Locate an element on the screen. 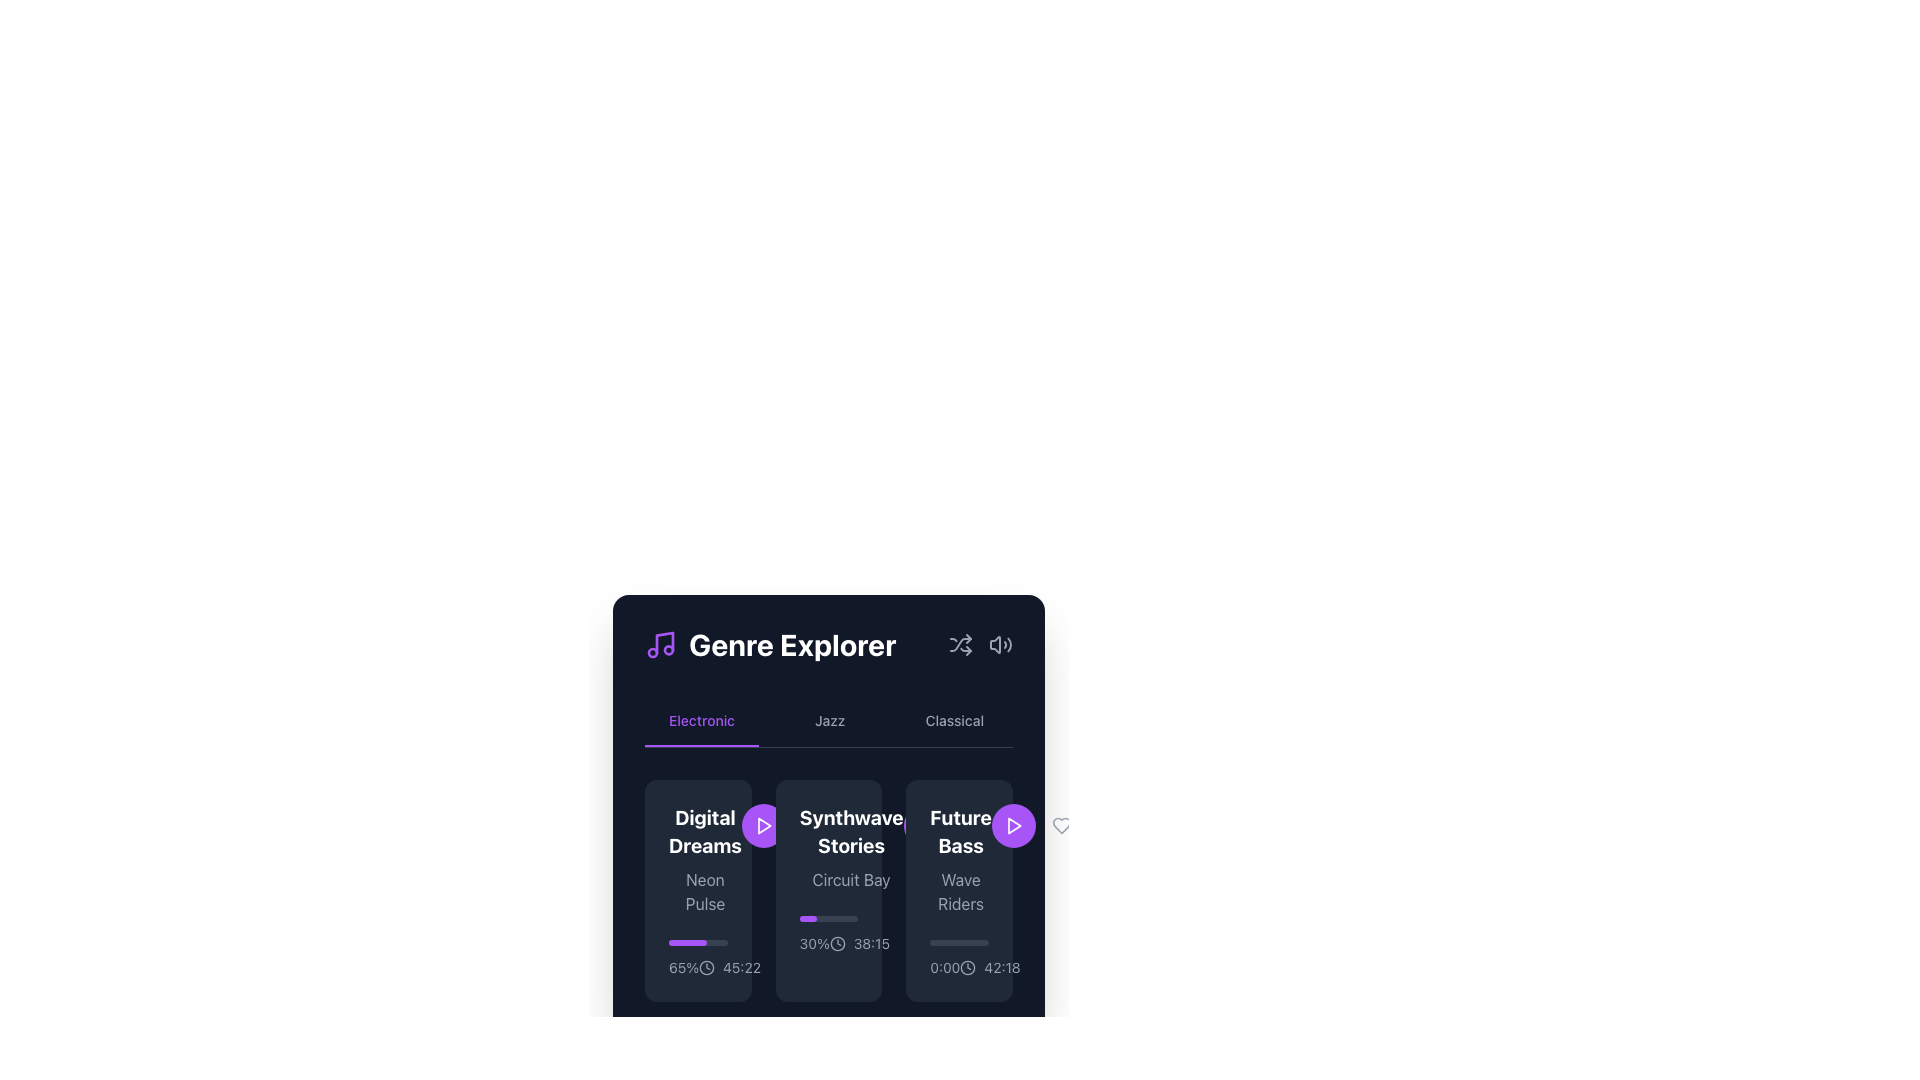 The height and width of the screenshot is (1080, 1920). the Progress Bar located within the 'Synthwave Stories' card, positioned beneath the title and above the '30%' text marker is located at coordinates (829, 918).